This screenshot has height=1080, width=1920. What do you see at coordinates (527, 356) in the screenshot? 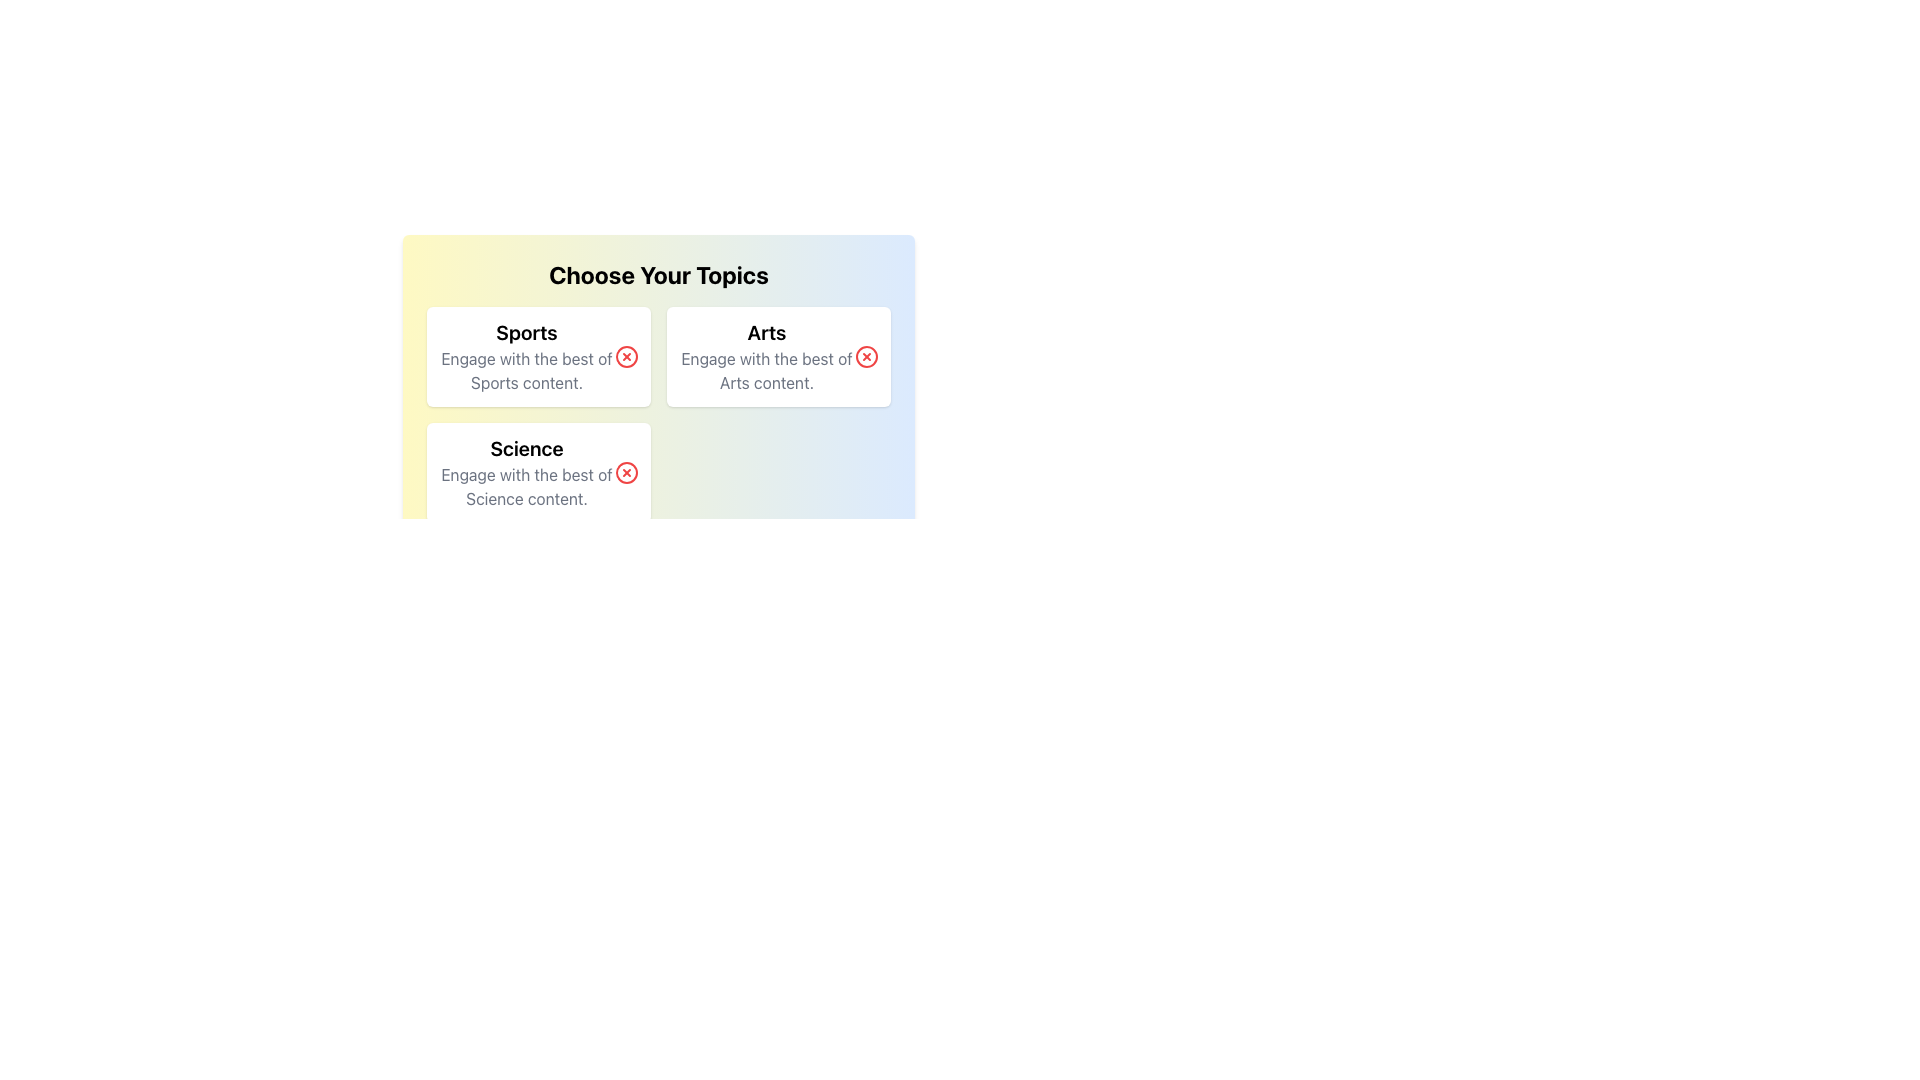
I see `the 'Sports' card text block located in the top-left corner of the grid layout` at bounding box center [527, 356].